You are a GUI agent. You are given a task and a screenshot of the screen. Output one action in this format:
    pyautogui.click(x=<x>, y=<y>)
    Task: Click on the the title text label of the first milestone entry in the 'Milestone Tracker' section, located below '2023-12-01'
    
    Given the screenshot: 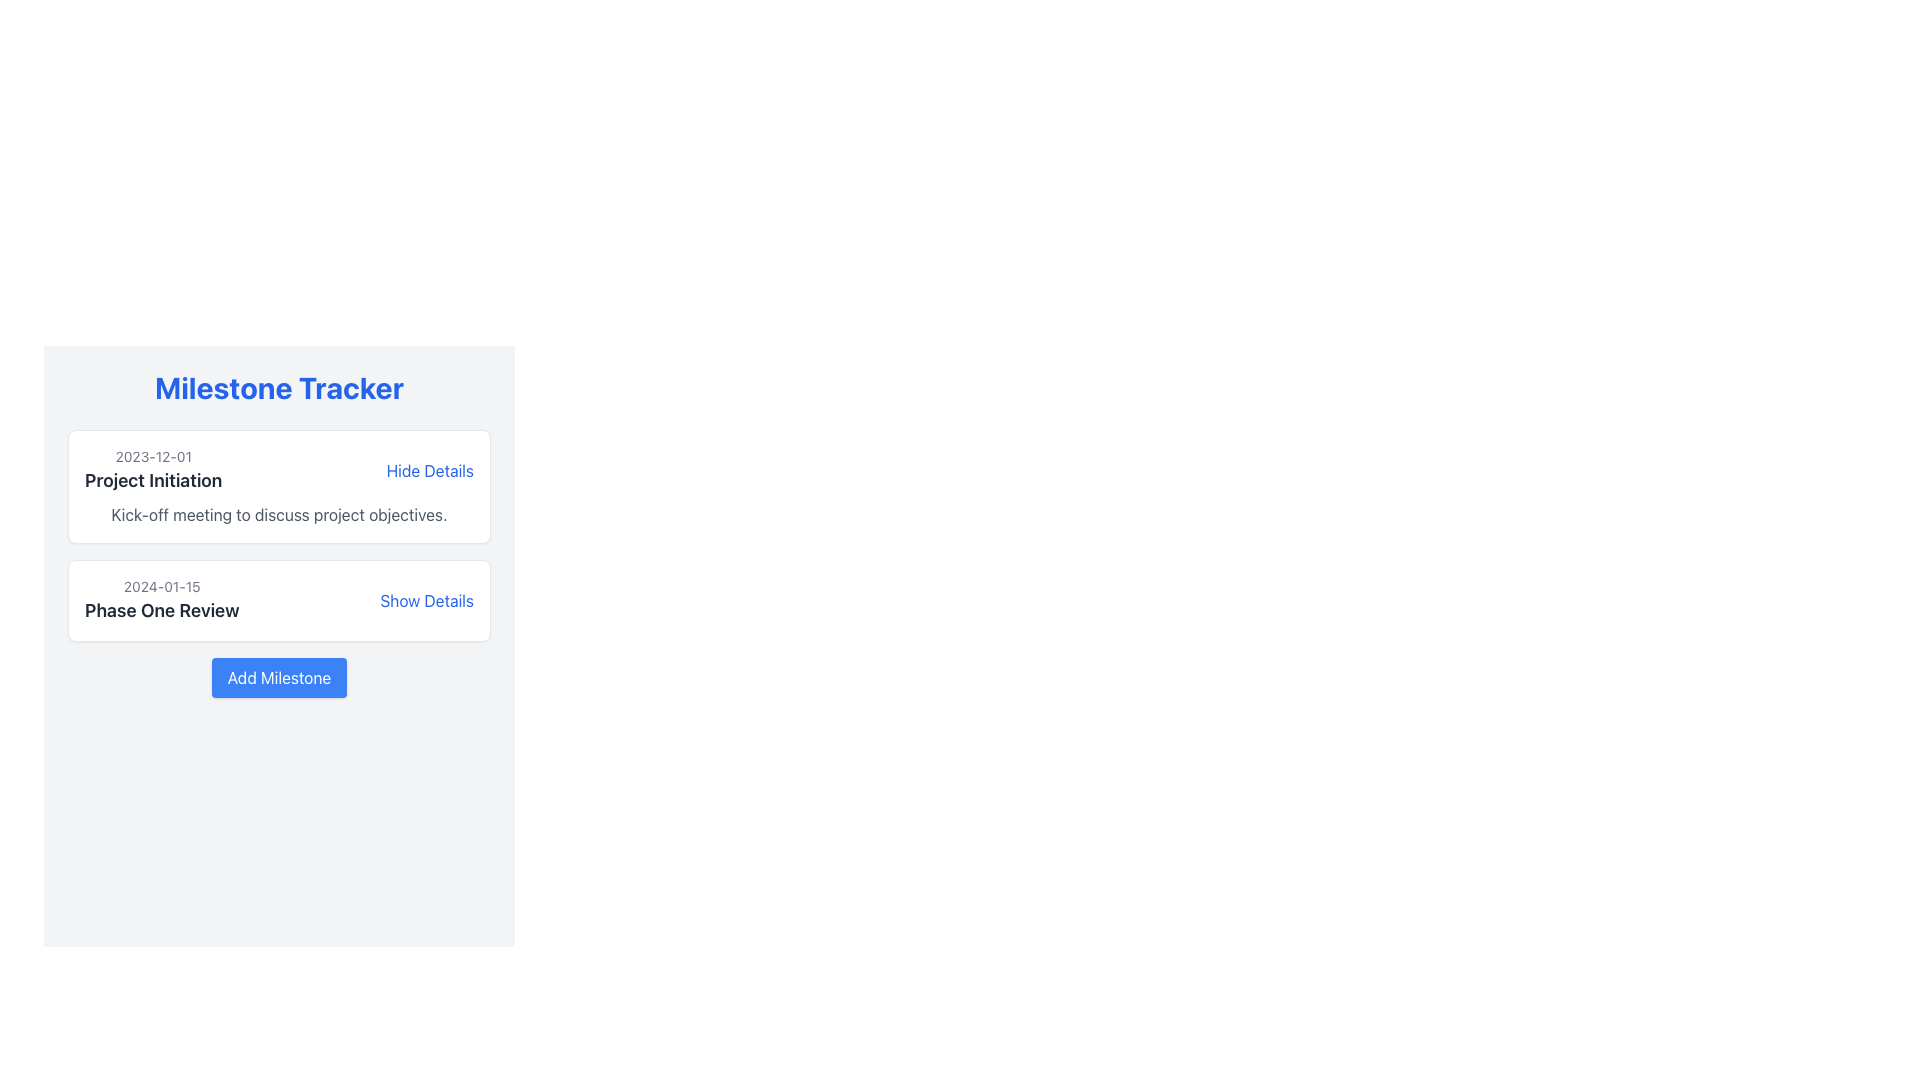 What is the action you would take?
    pyautogui.click(x=152, y=481)
    